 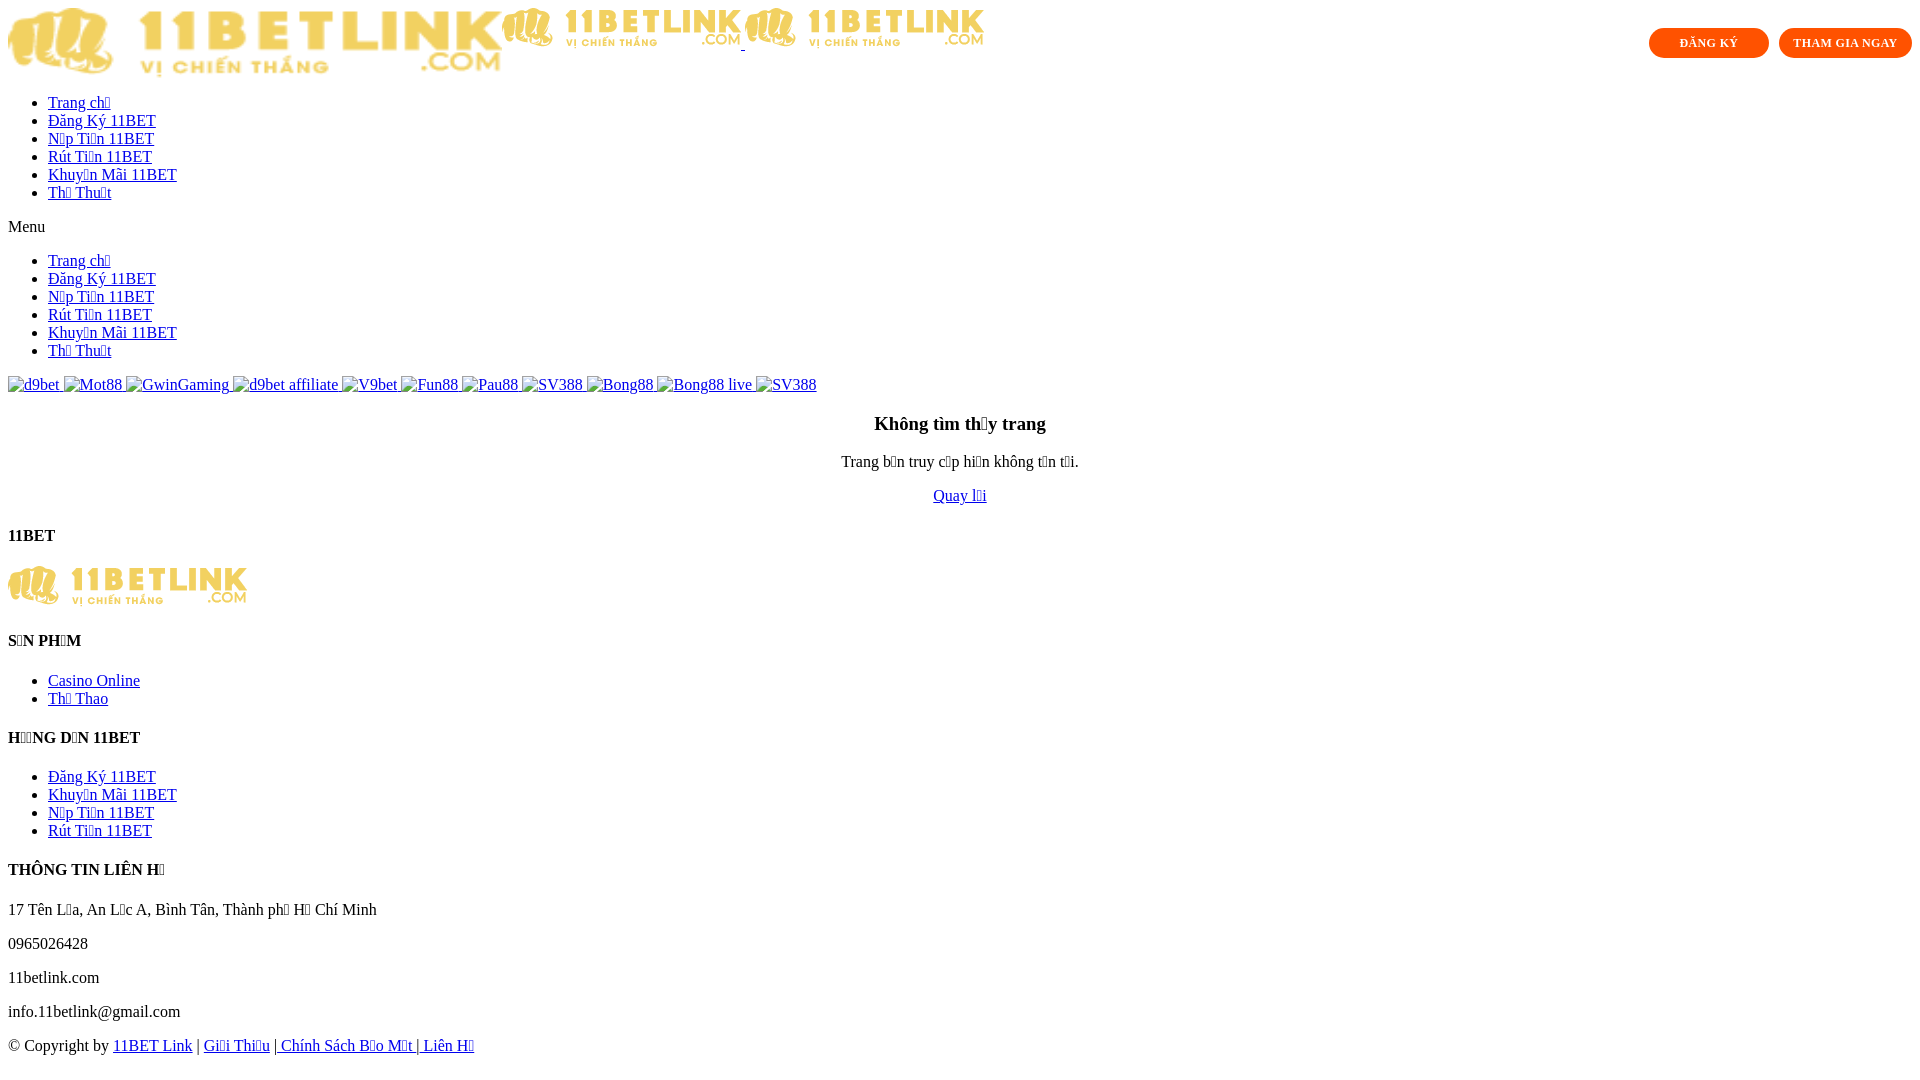 I want to click on 'Casino Online', so click(x=93, y=679).